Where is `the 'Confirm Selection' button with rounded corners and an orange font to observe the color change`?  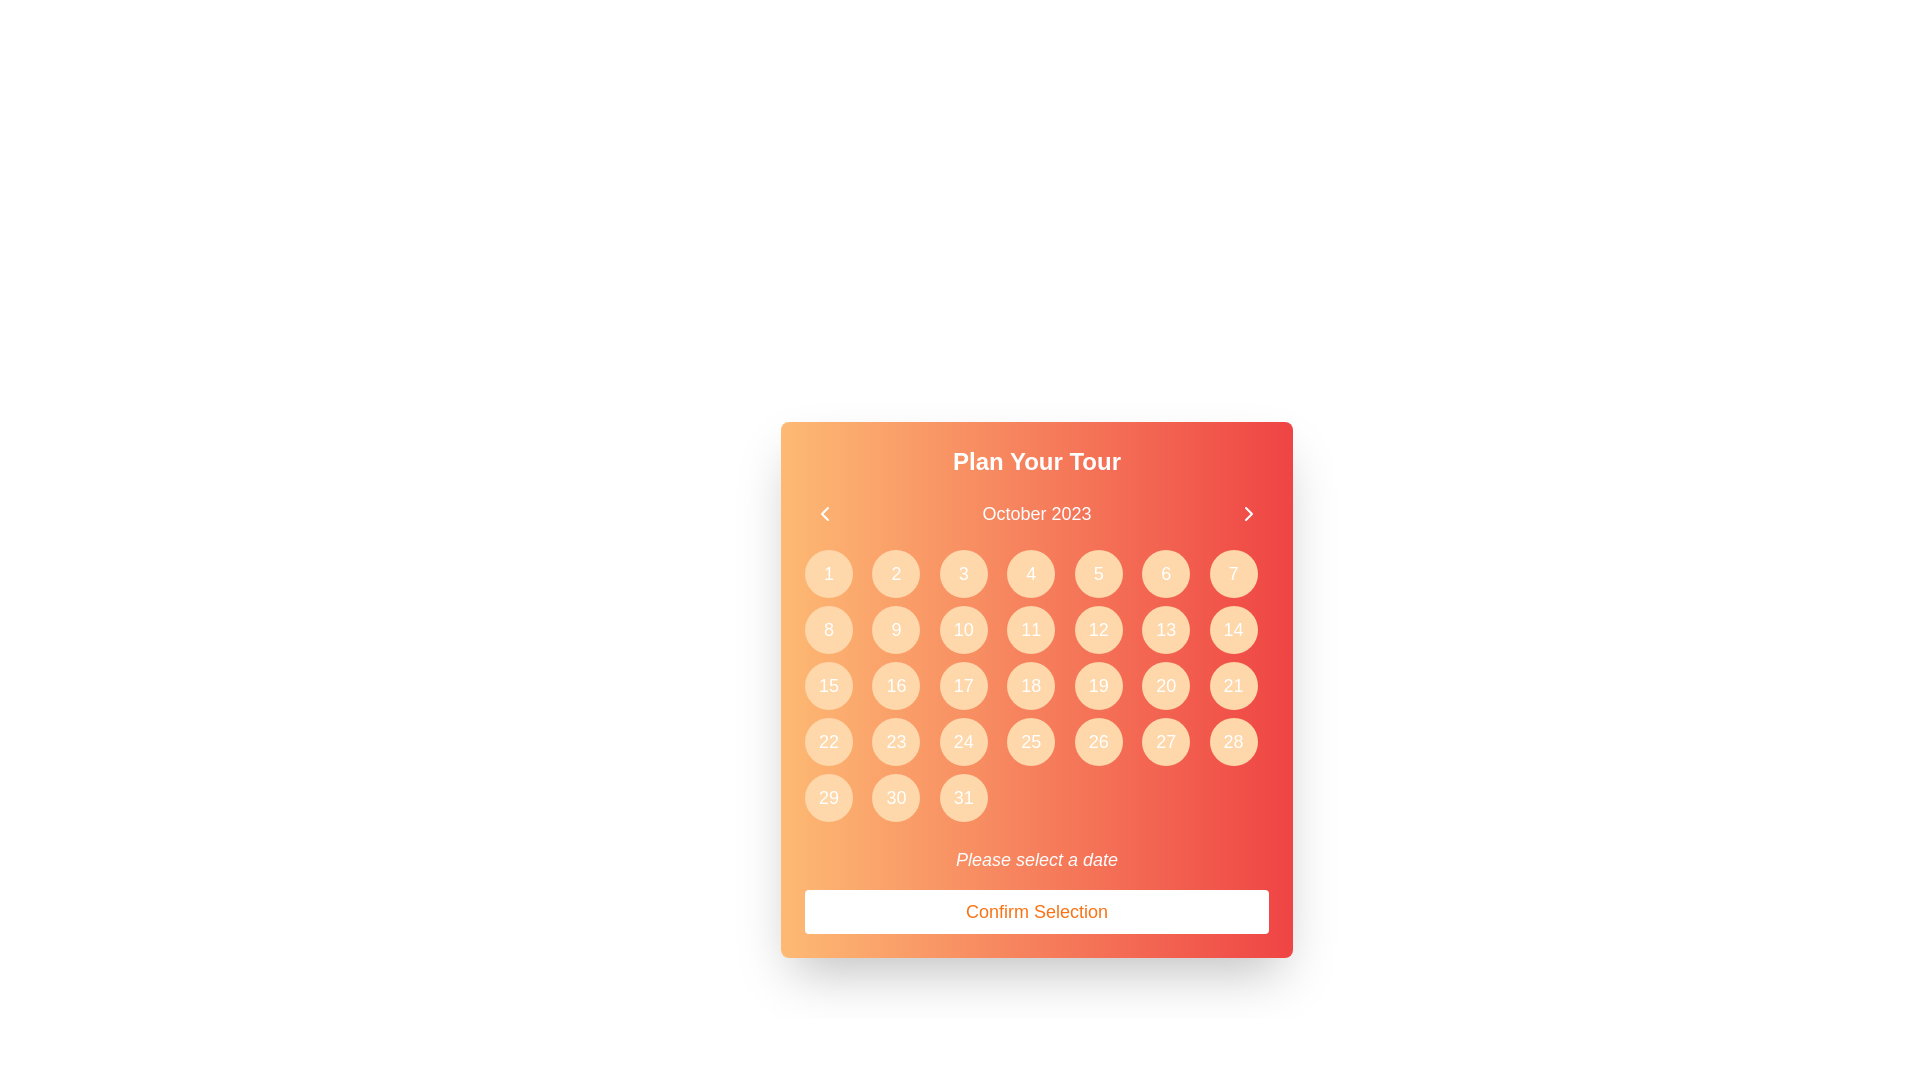 the 'Confirm Selection' button with rounded corners and an orange font to observe the color change is located at coordinates (1036, 911).